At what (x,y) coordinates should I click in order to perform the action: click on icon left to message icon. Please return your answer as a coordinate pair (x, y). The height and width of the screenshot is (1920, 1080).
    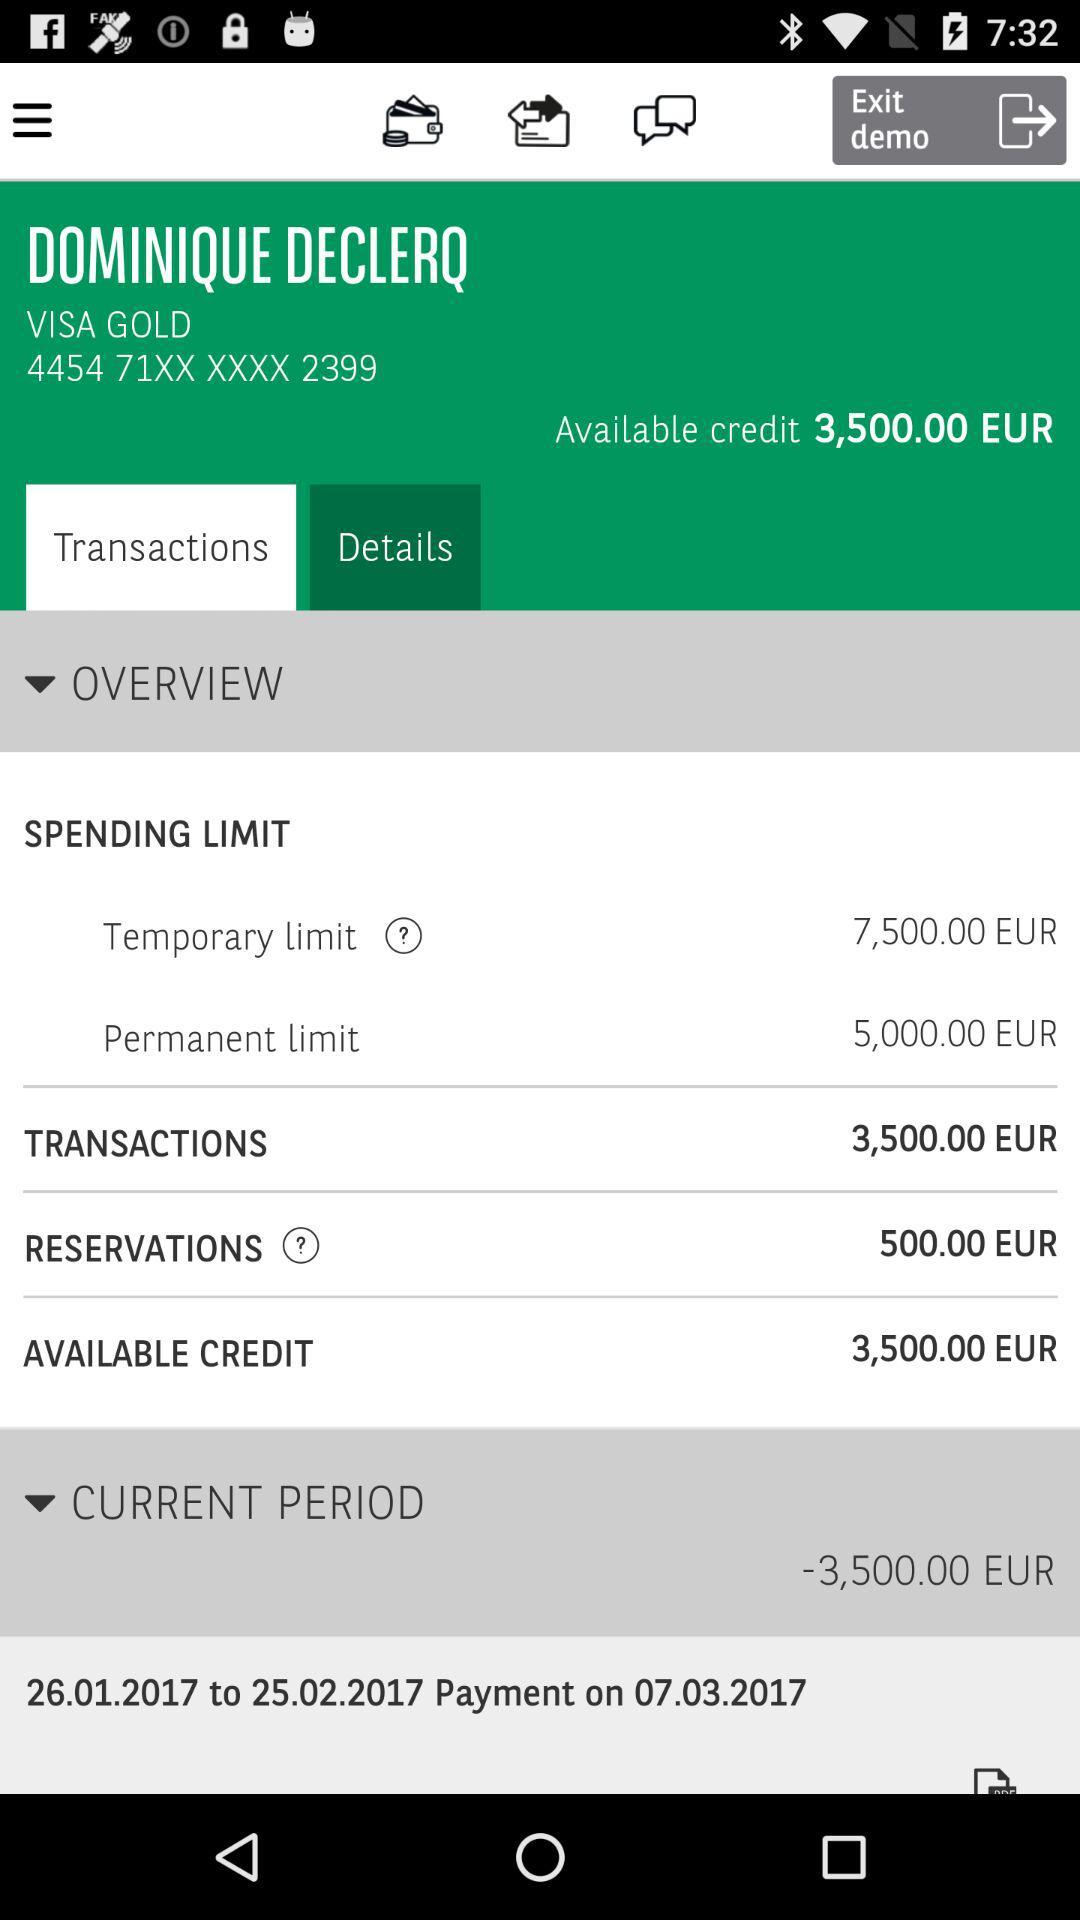
    Looking at the image, I should click on (538, 119).